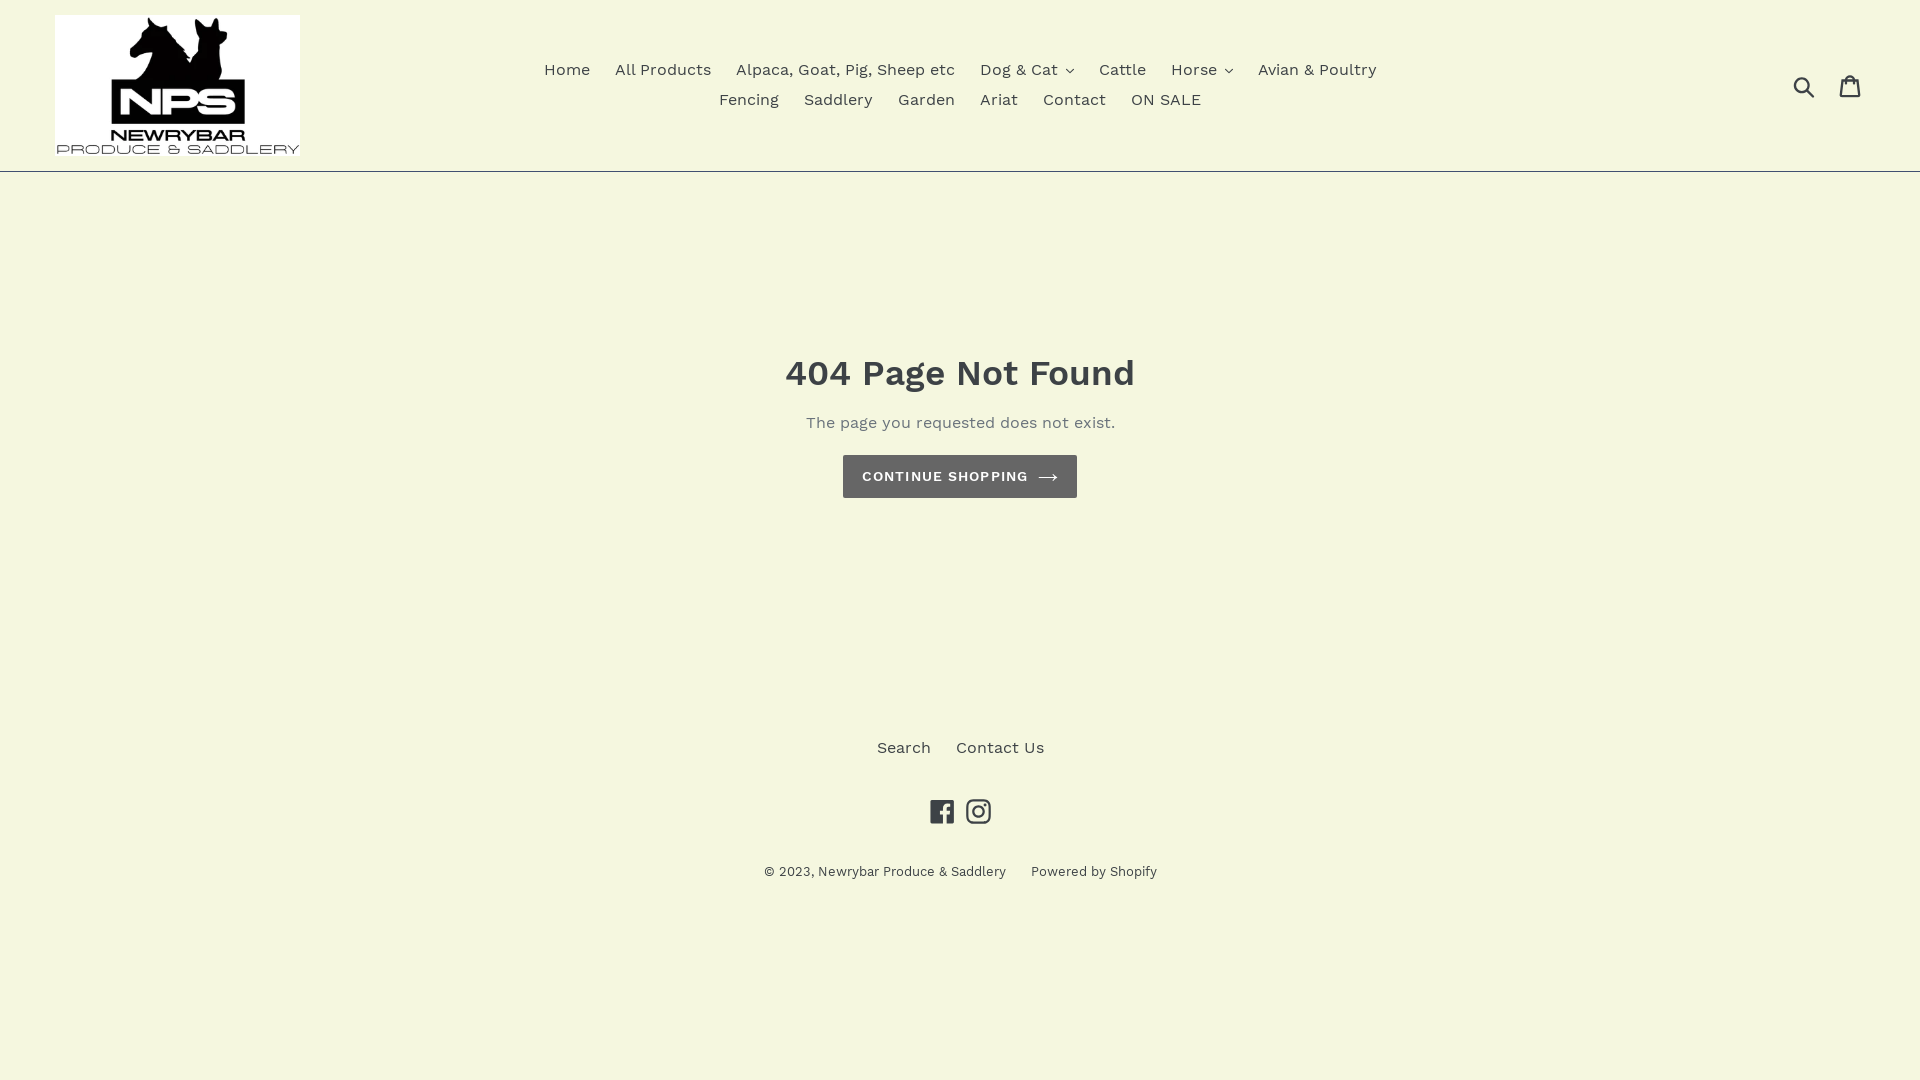 The height and width of the screenshot is (1080, 1920). What do you see at coordinates (1092, 870) in the screenshot?
I see `'Powered by Shopify'` at bounding box center [1092, 870].